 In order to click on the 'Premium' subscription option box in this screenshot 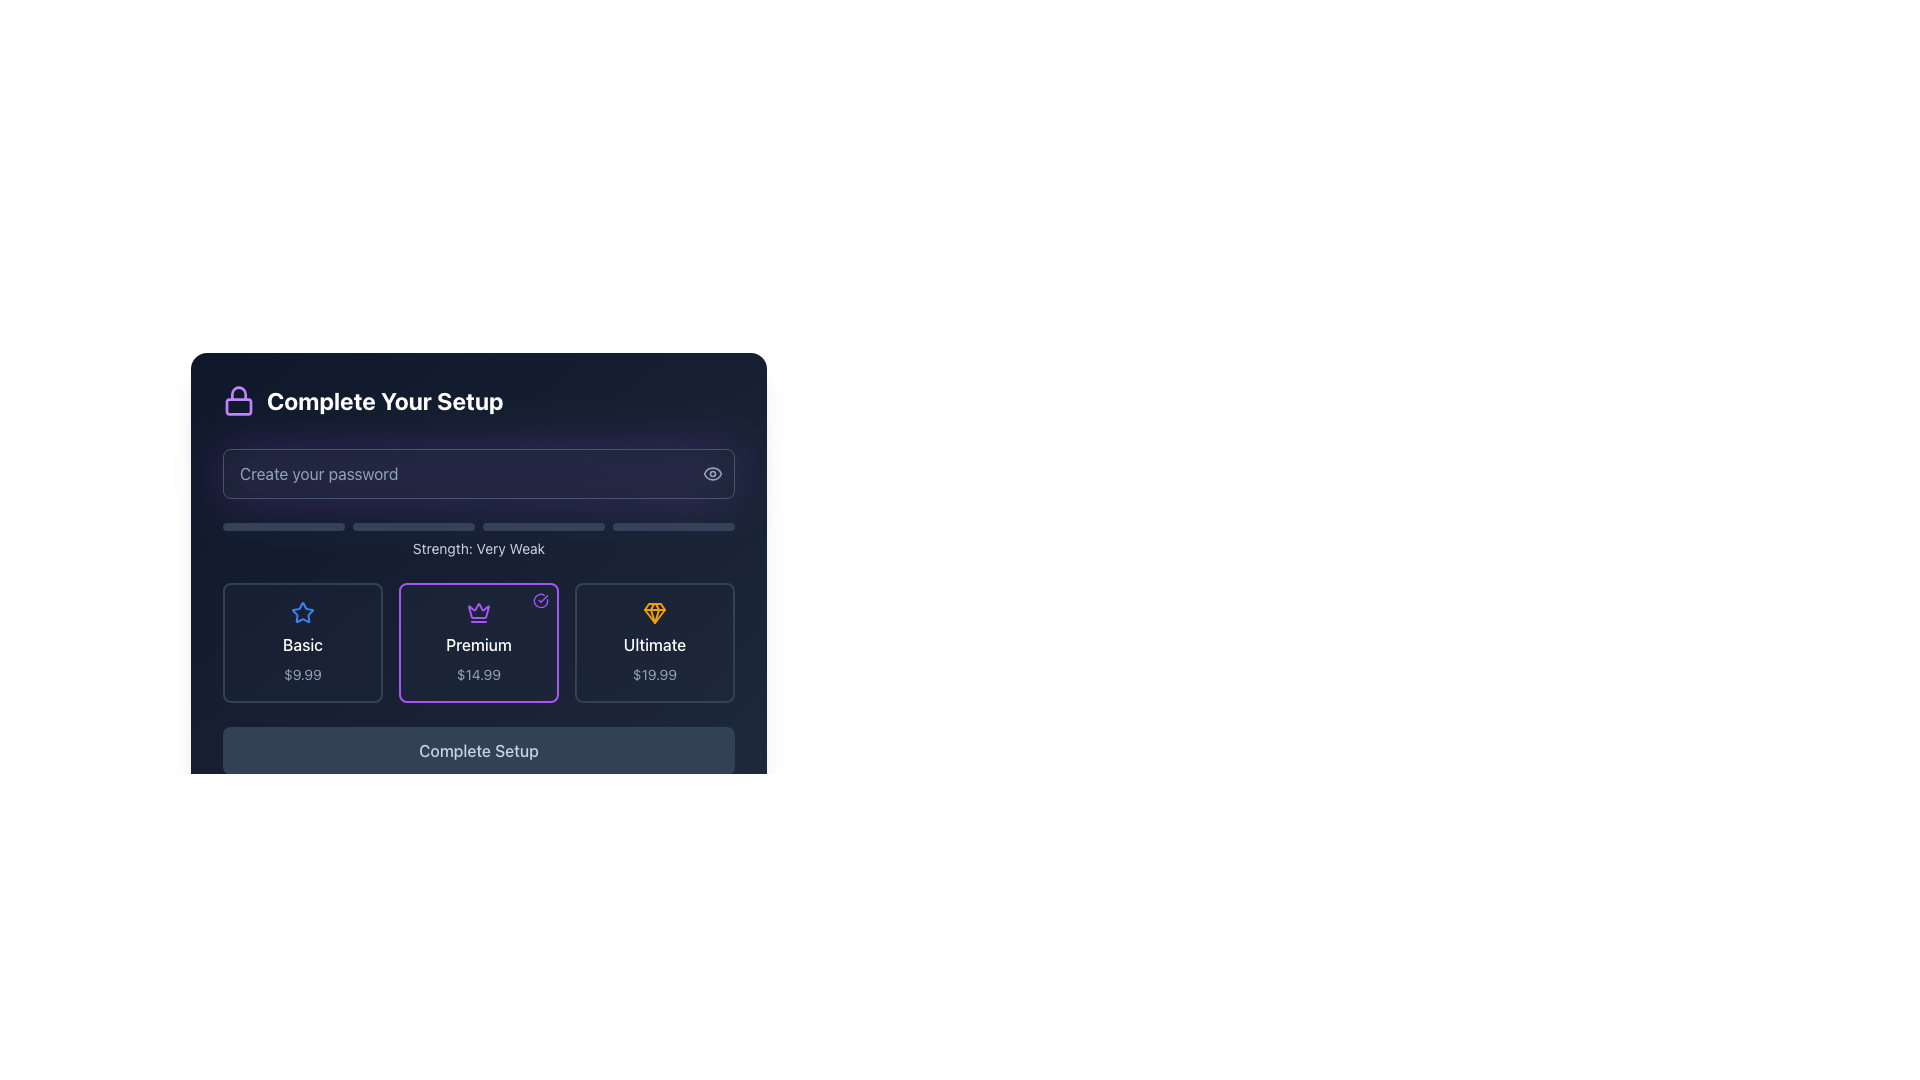, I will do `click(478, 643)`.